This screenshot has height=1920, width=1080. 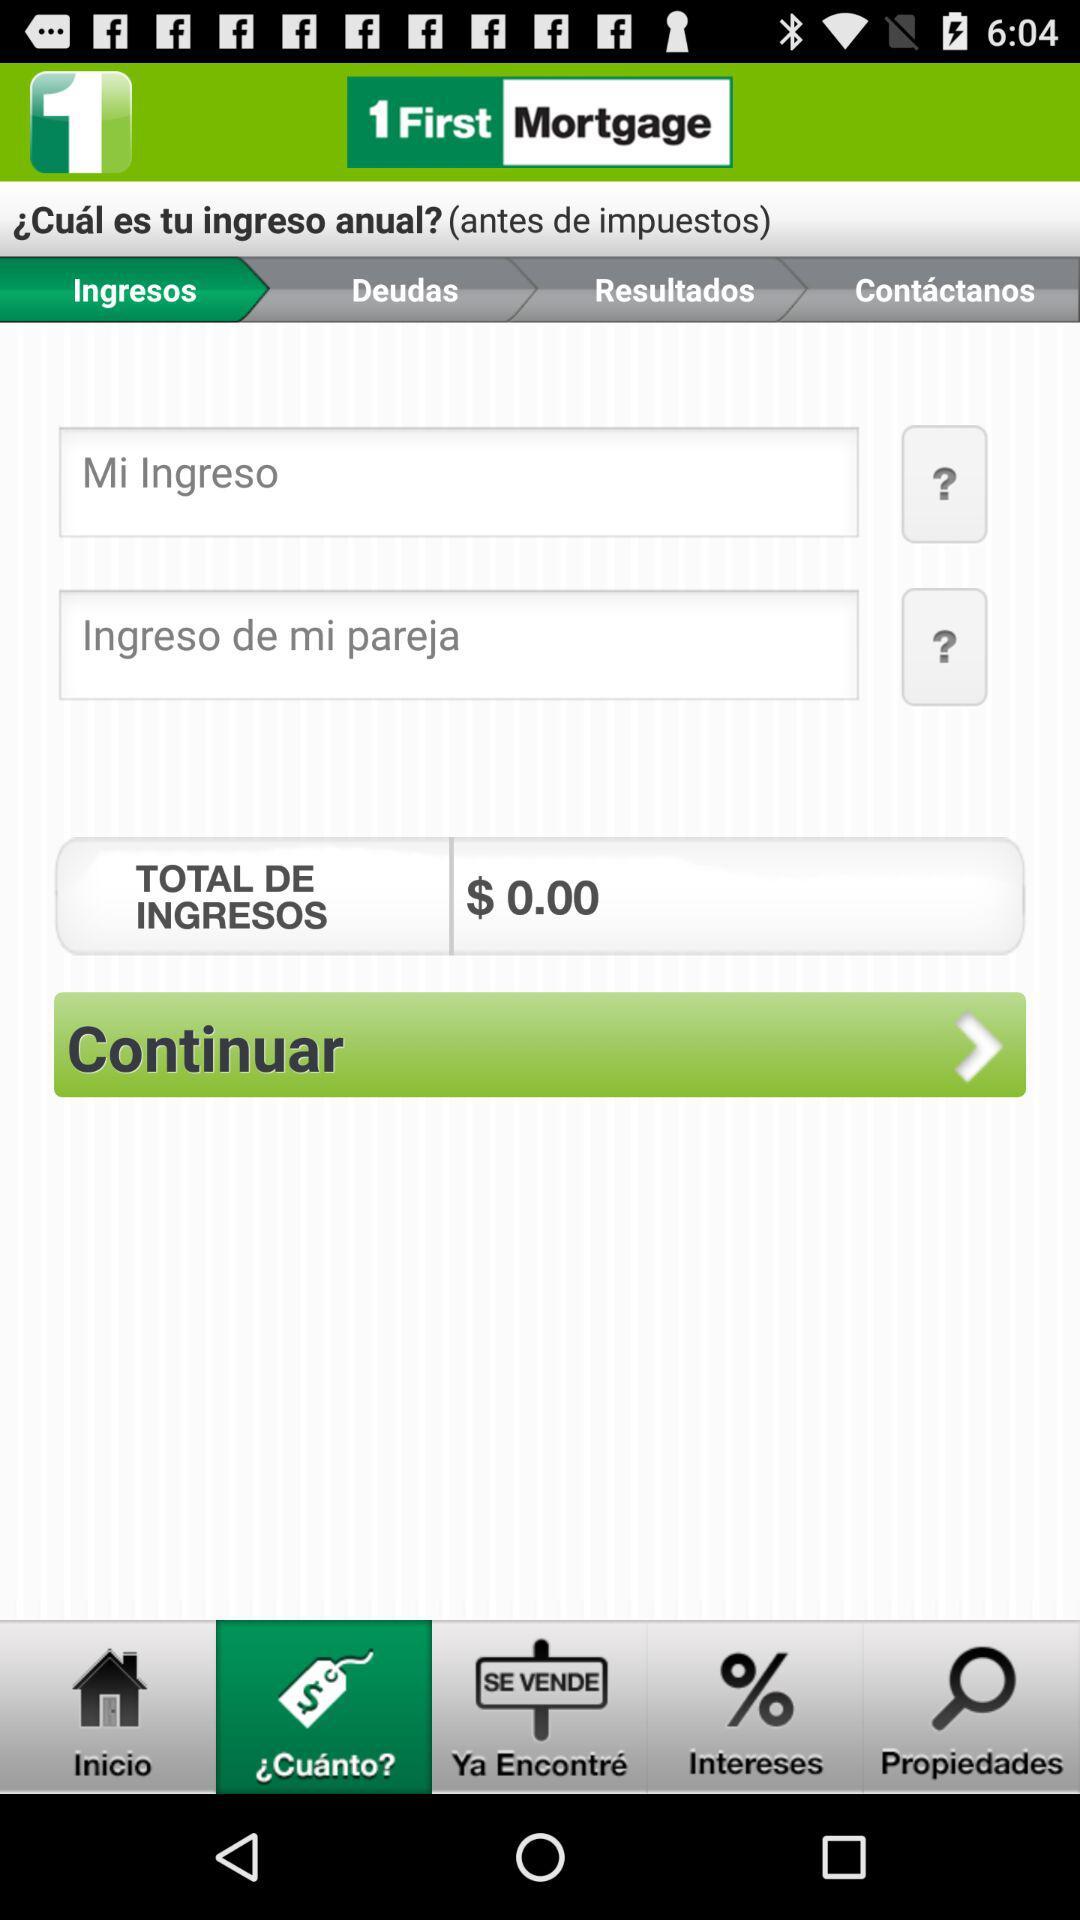 What do you see at coordinates (756, 1826) in the screenshot?
I see `the location icon` at bounding box center [756, 1826].